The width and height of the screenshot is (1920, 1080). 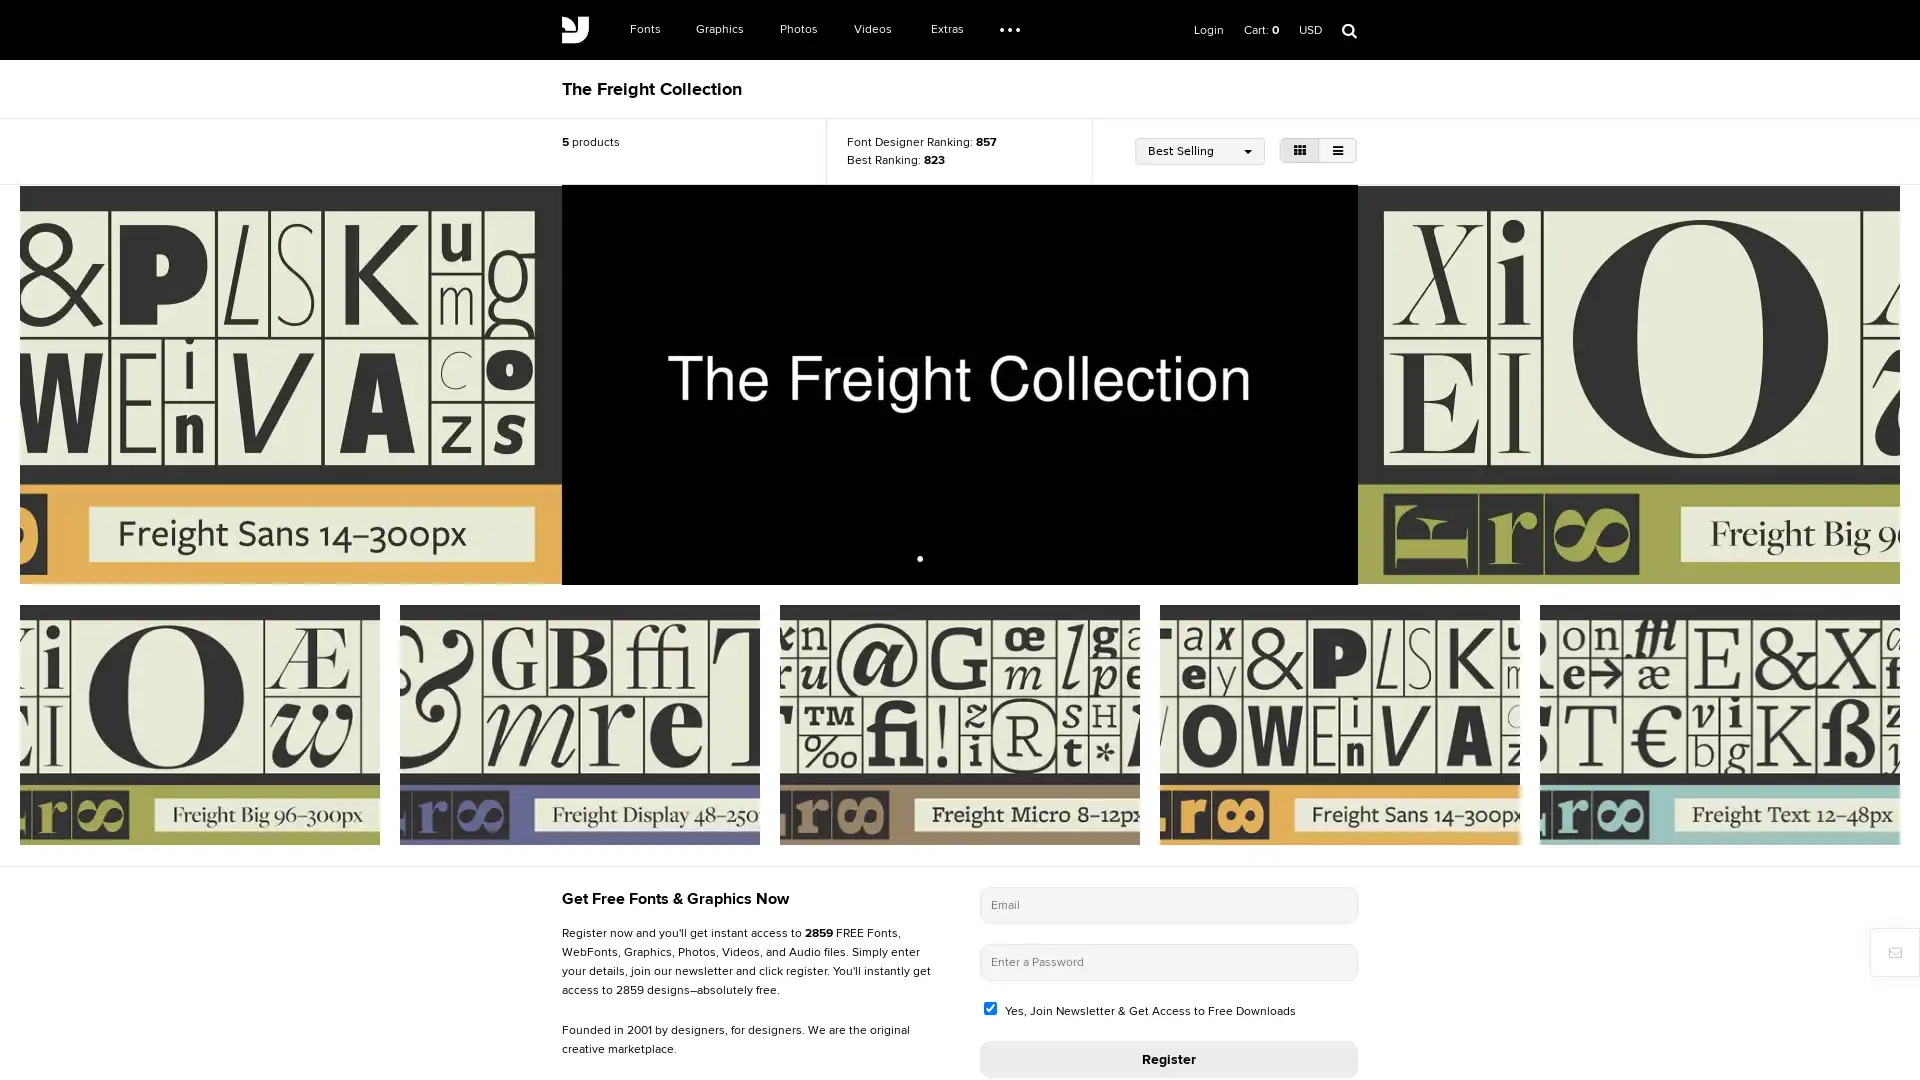 What do you see at coordinates (1169, 1058) in the screenshot?
I see `Register` at bounding box center [1169, 1058].